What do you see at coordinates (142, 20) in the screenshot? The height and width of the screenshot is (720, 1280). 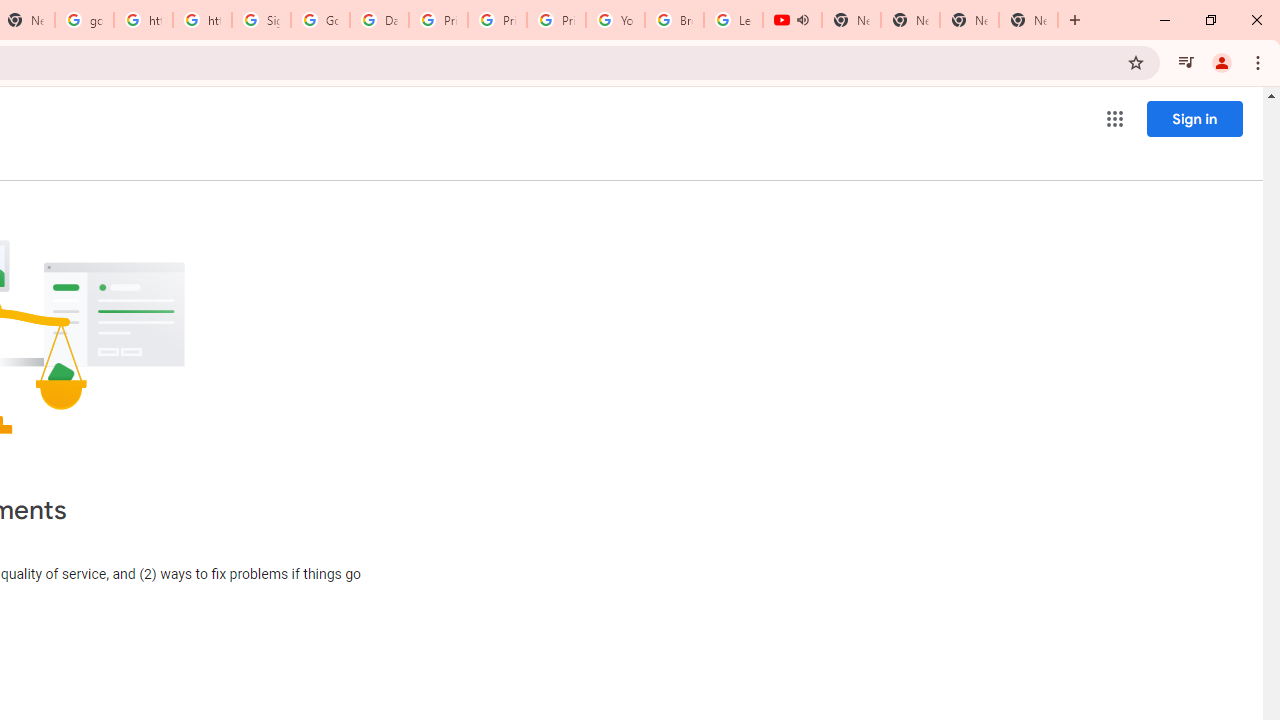 I see `'https://scholar.google.com/'` at bounding box center [142, 20].